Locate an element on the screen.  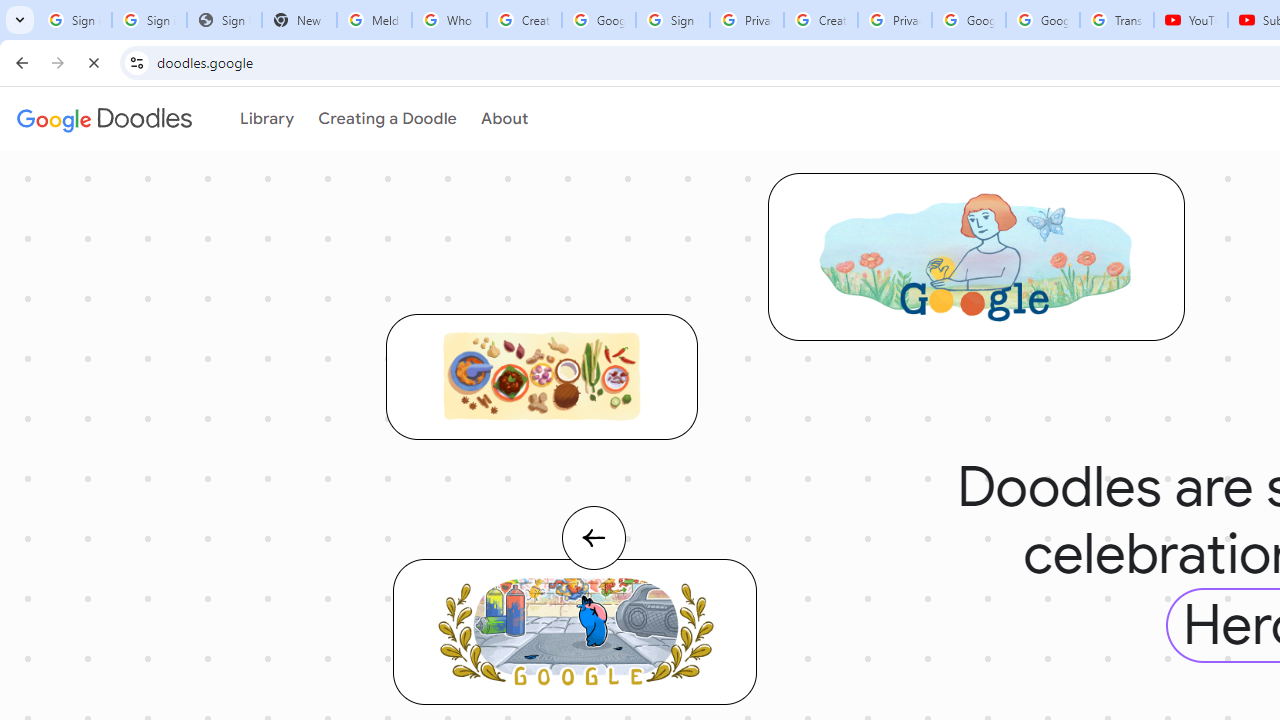
'Previous slide' is located at coordinates (592, 558).